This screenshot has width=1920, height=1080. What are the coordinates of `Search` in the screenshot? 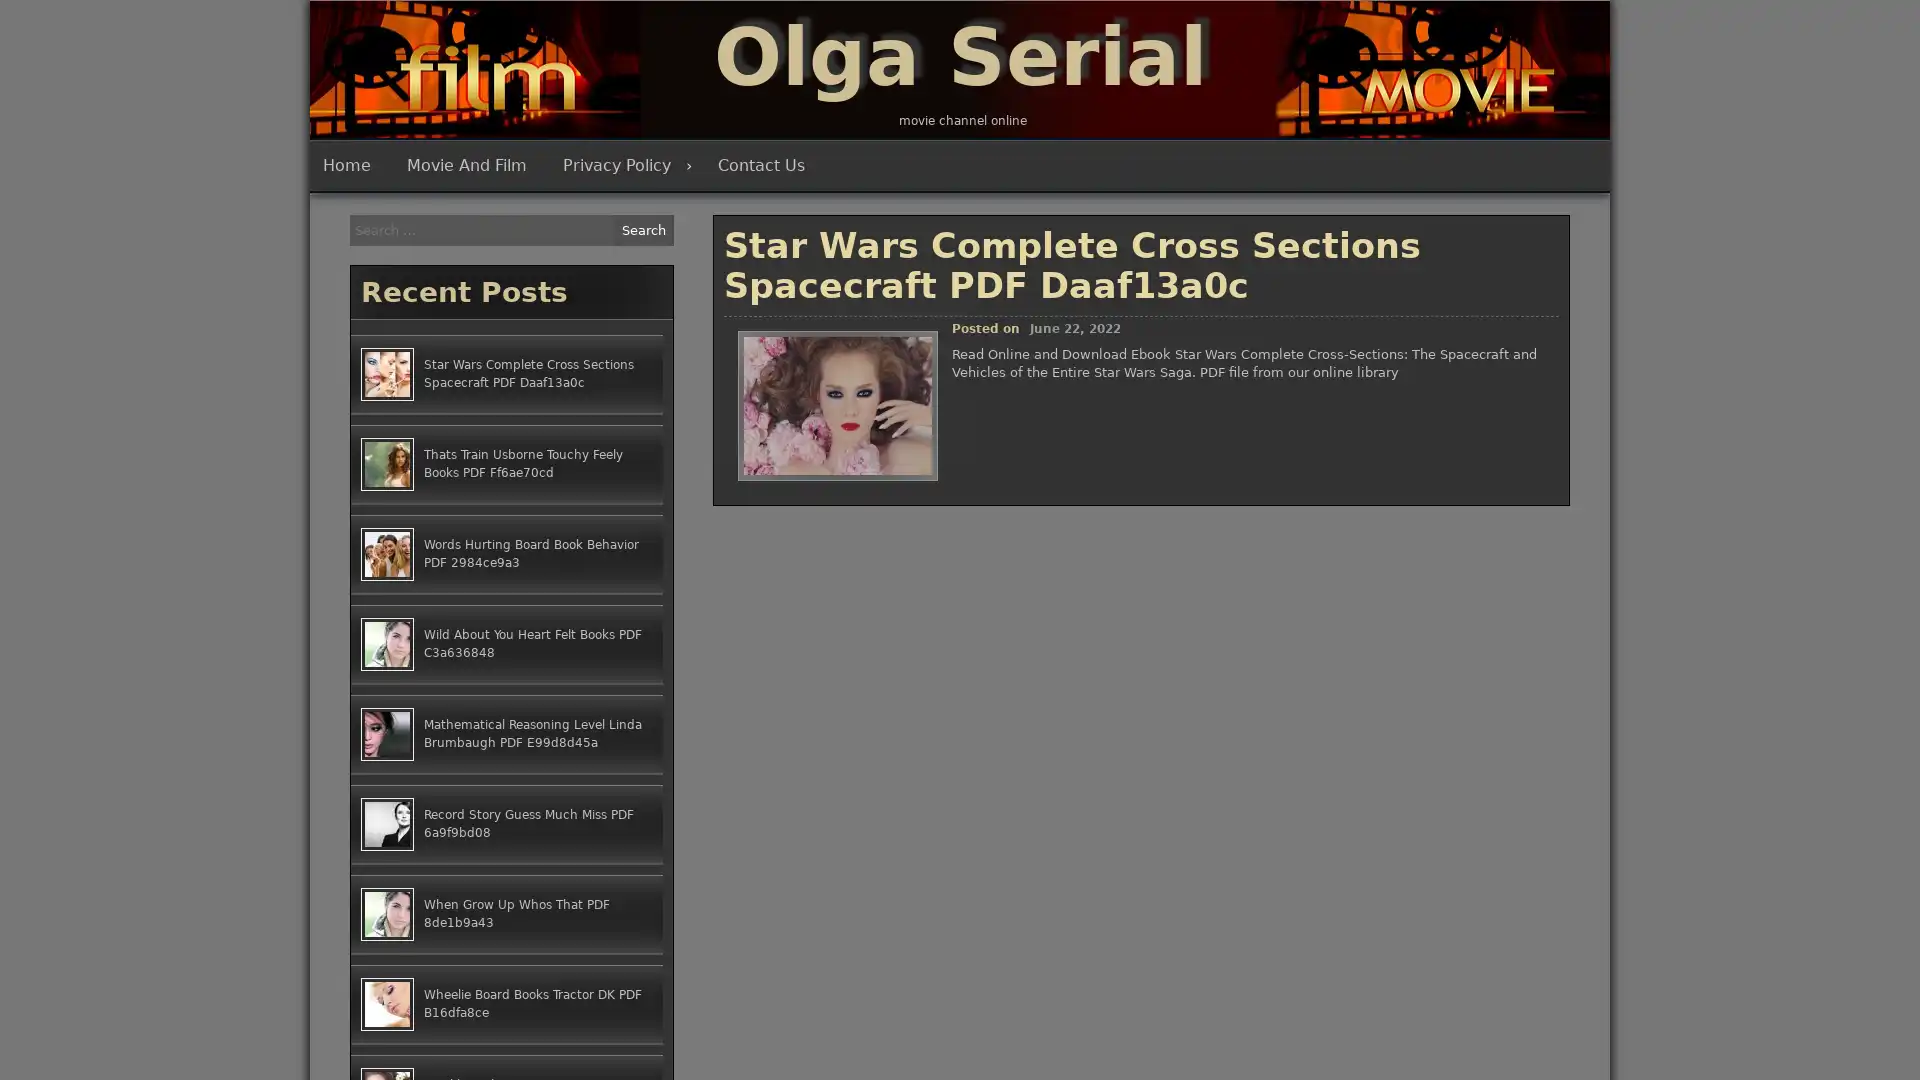 It's located at (643, 229).